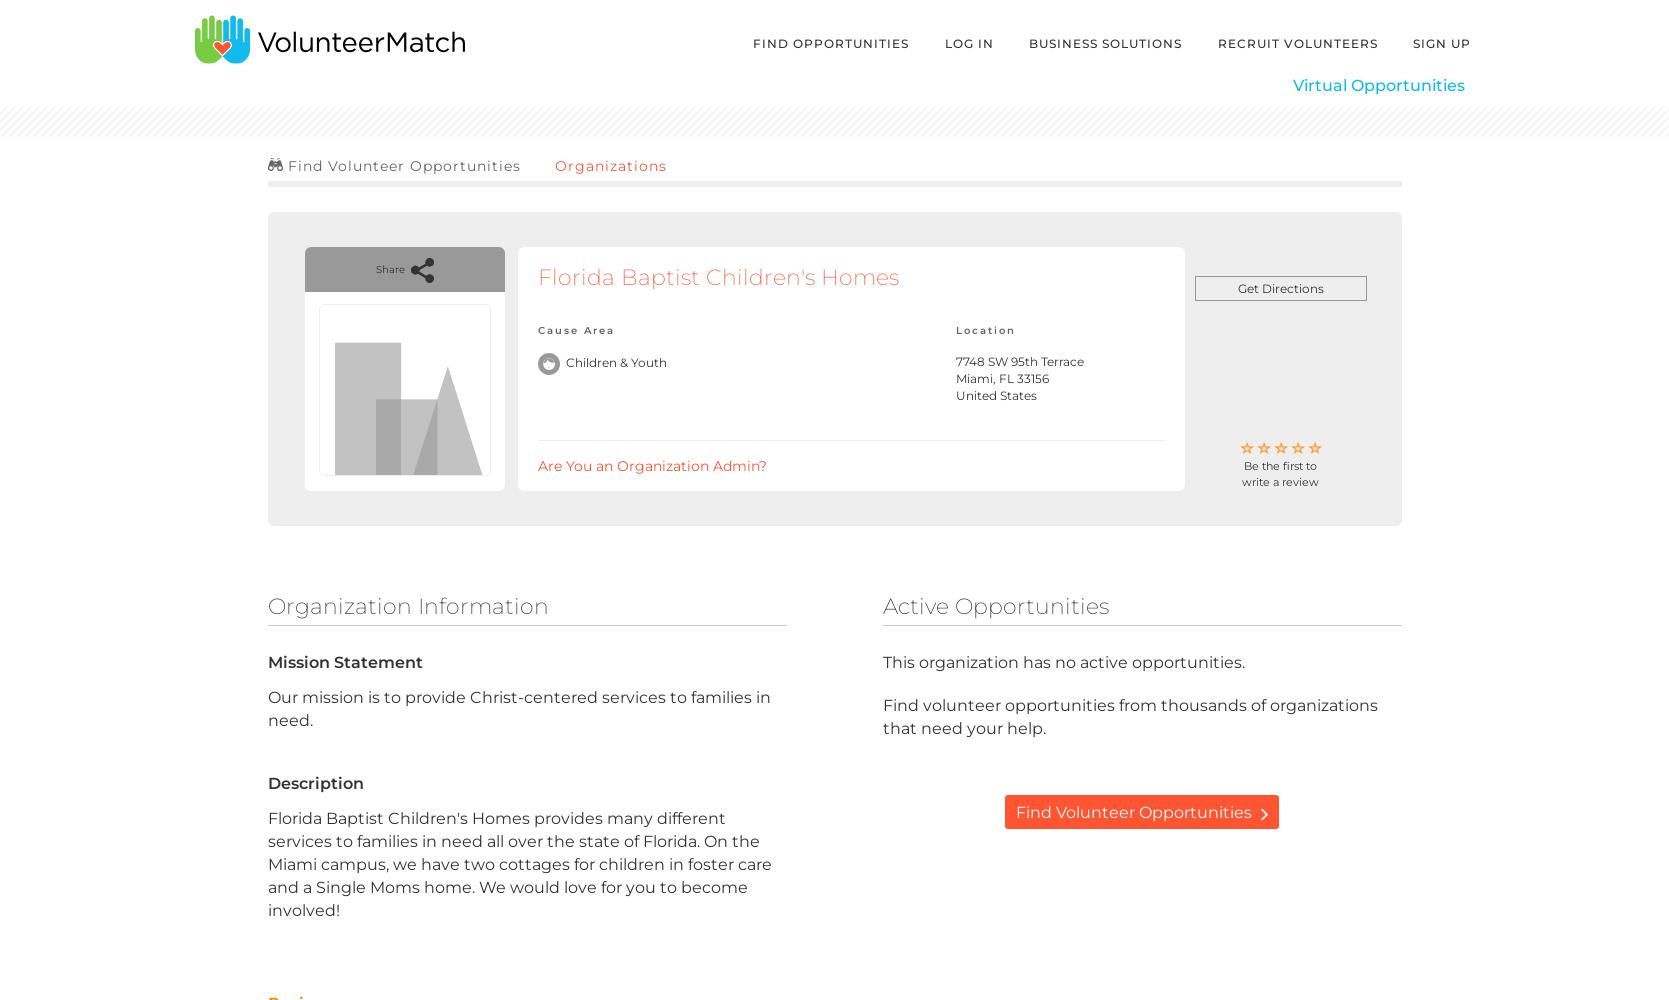 The image size is (1669, 1000). Describe the element at coordinates (968, 43) in the screenshot. I see `'LOG IN'` at that location.